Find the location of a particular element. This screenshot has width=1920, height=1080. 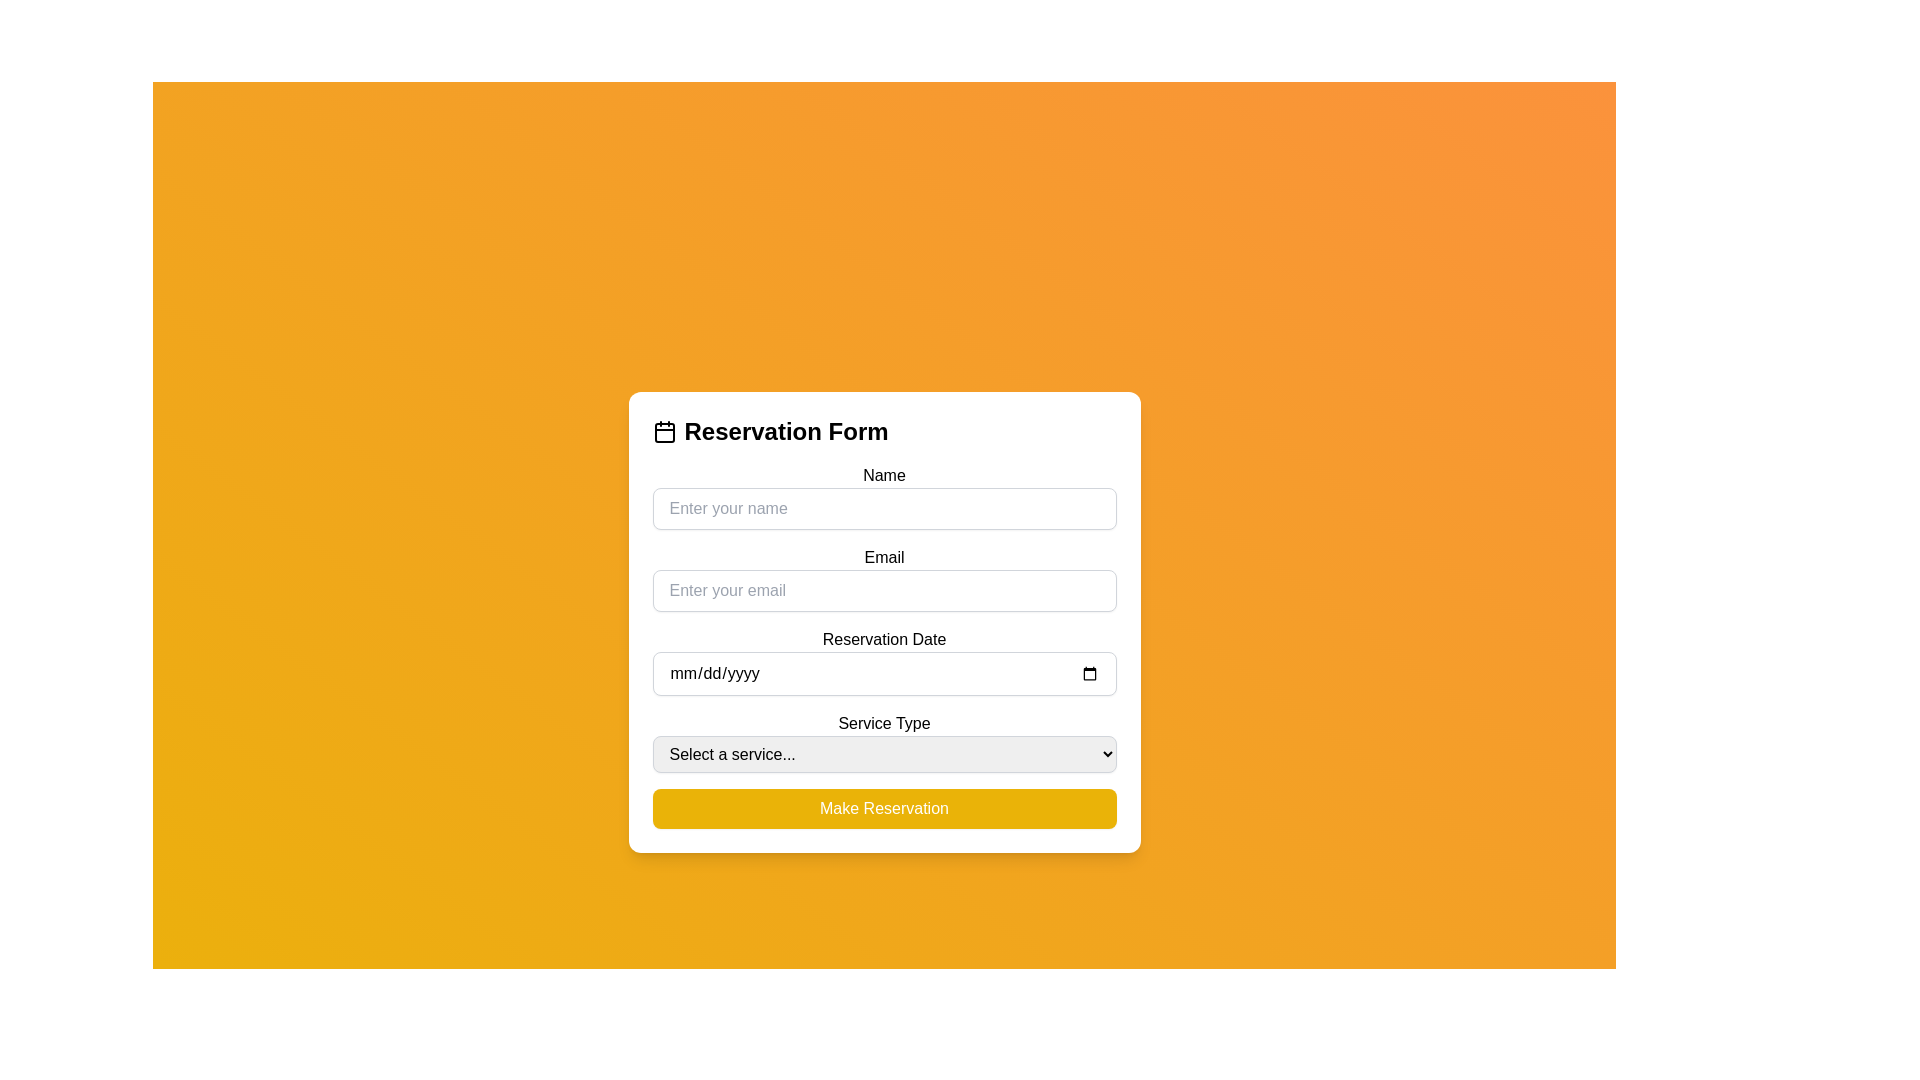

the 'Email' input field, which has the placeholder 'Enter your email' is located at coordinates (883, 578).